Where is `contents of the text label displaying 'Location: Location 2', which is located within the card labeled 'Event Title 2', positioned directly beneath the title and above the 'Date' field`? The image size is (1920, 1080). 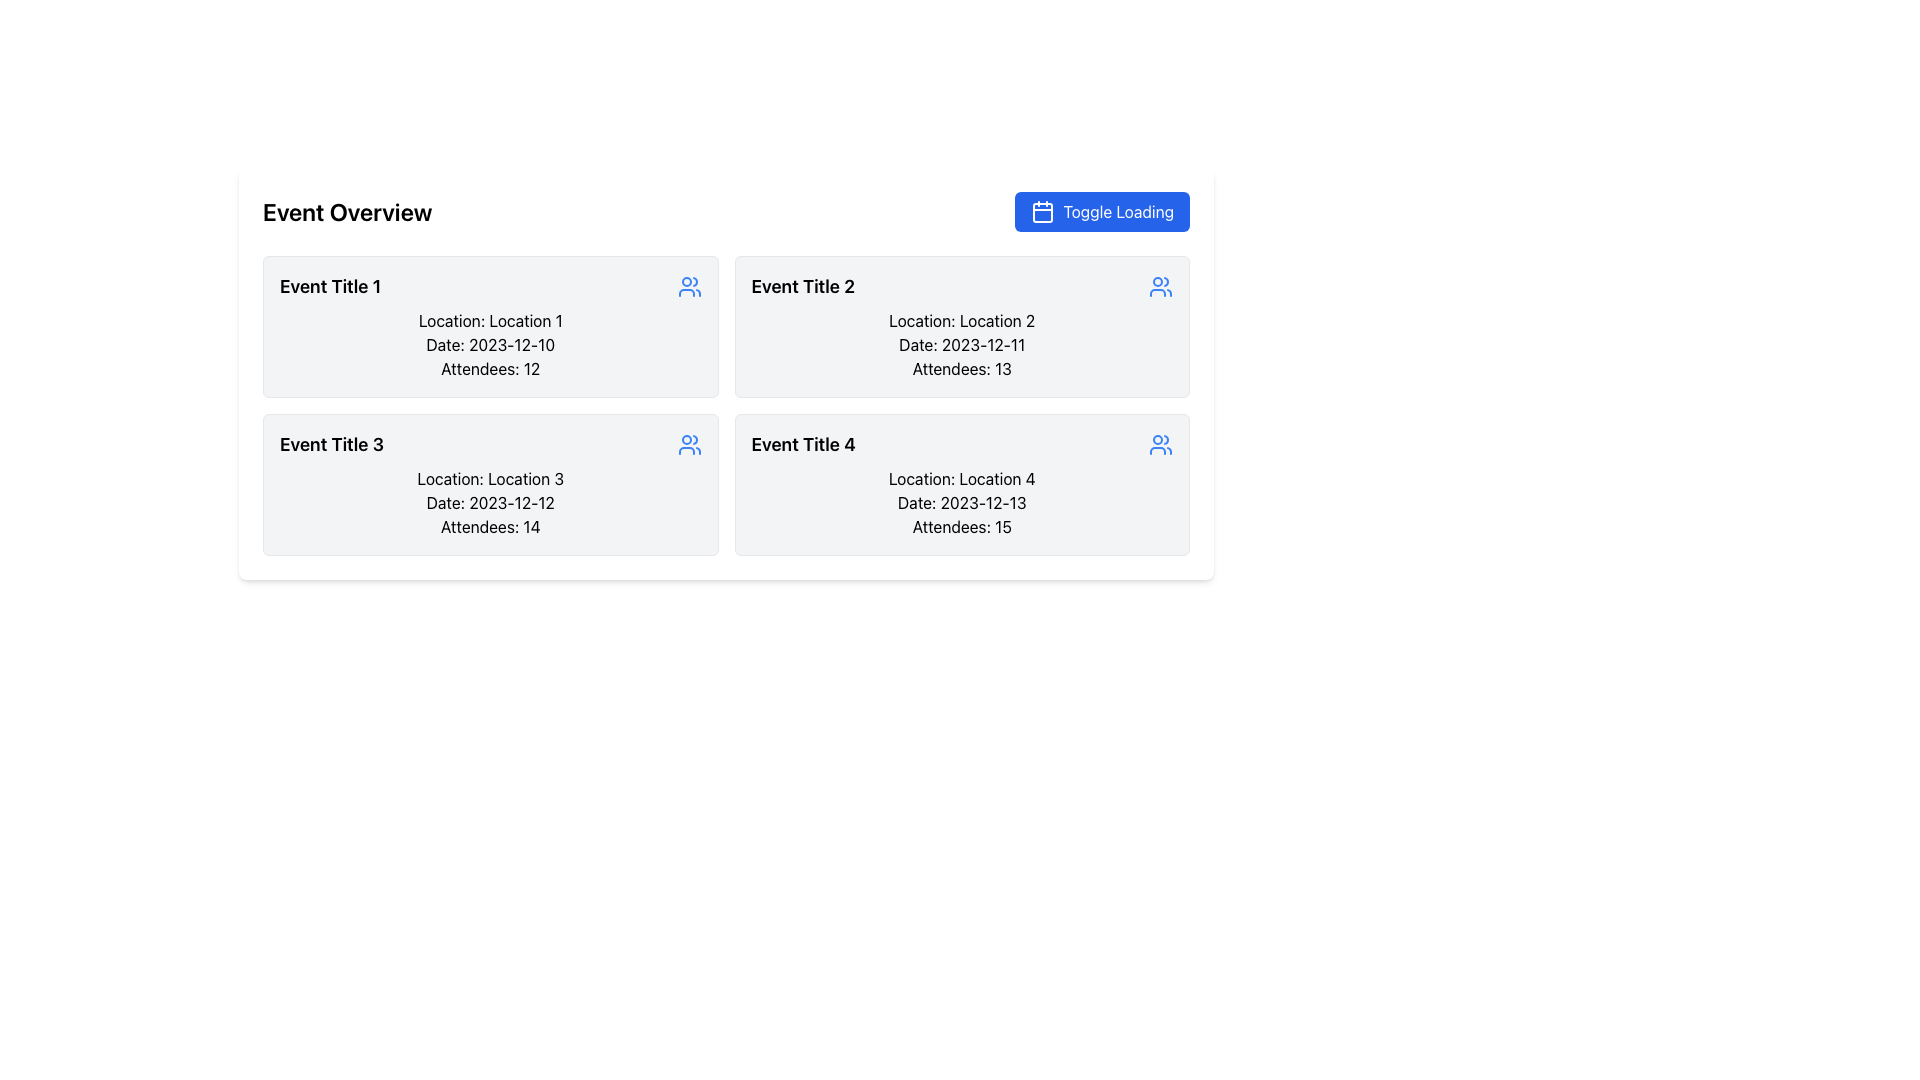 contents of the text label displaying 'Location: Location 2', which is located within the card labeled 'Event Title 2', positioned directly beneath the title and above the 'Date' field is located at coordinates (962, 319).